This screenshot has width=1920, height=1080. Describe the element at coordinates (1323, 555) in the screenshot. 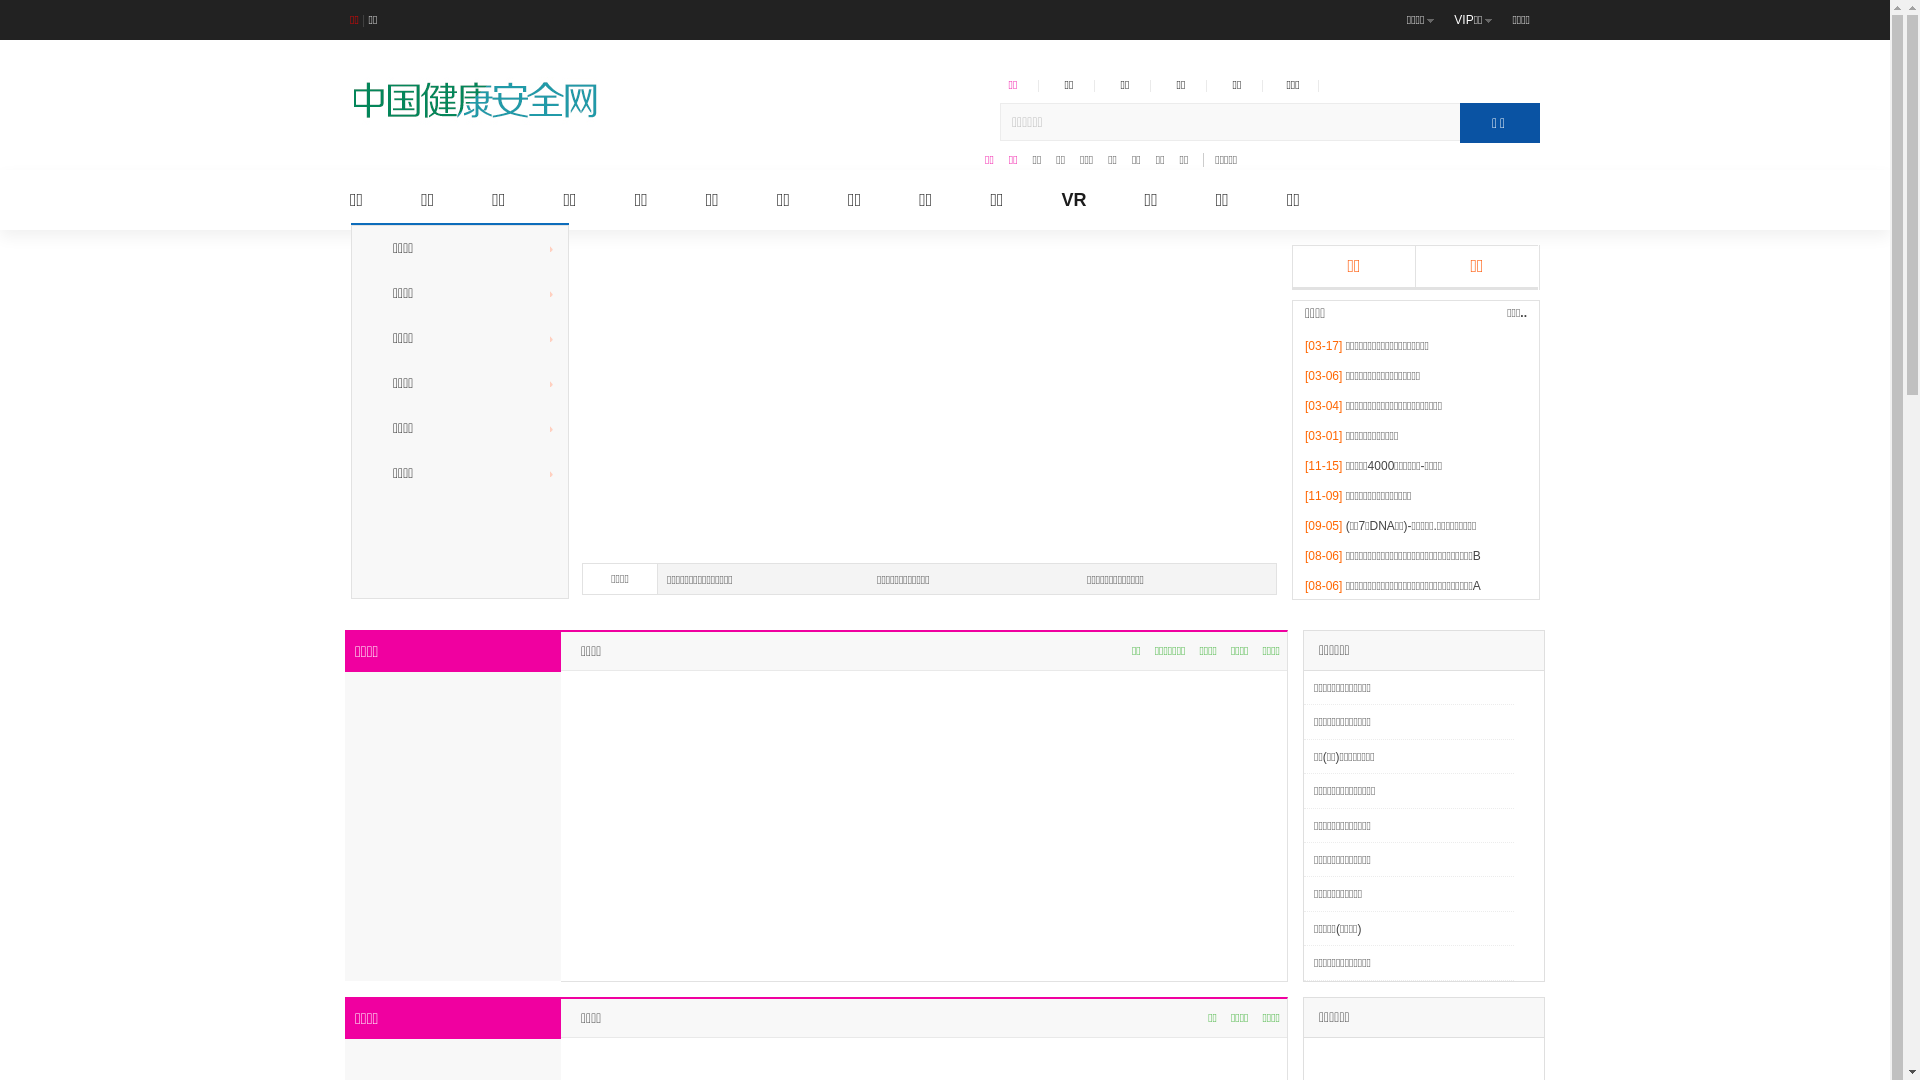

I see `'[08-06]'` at that location.